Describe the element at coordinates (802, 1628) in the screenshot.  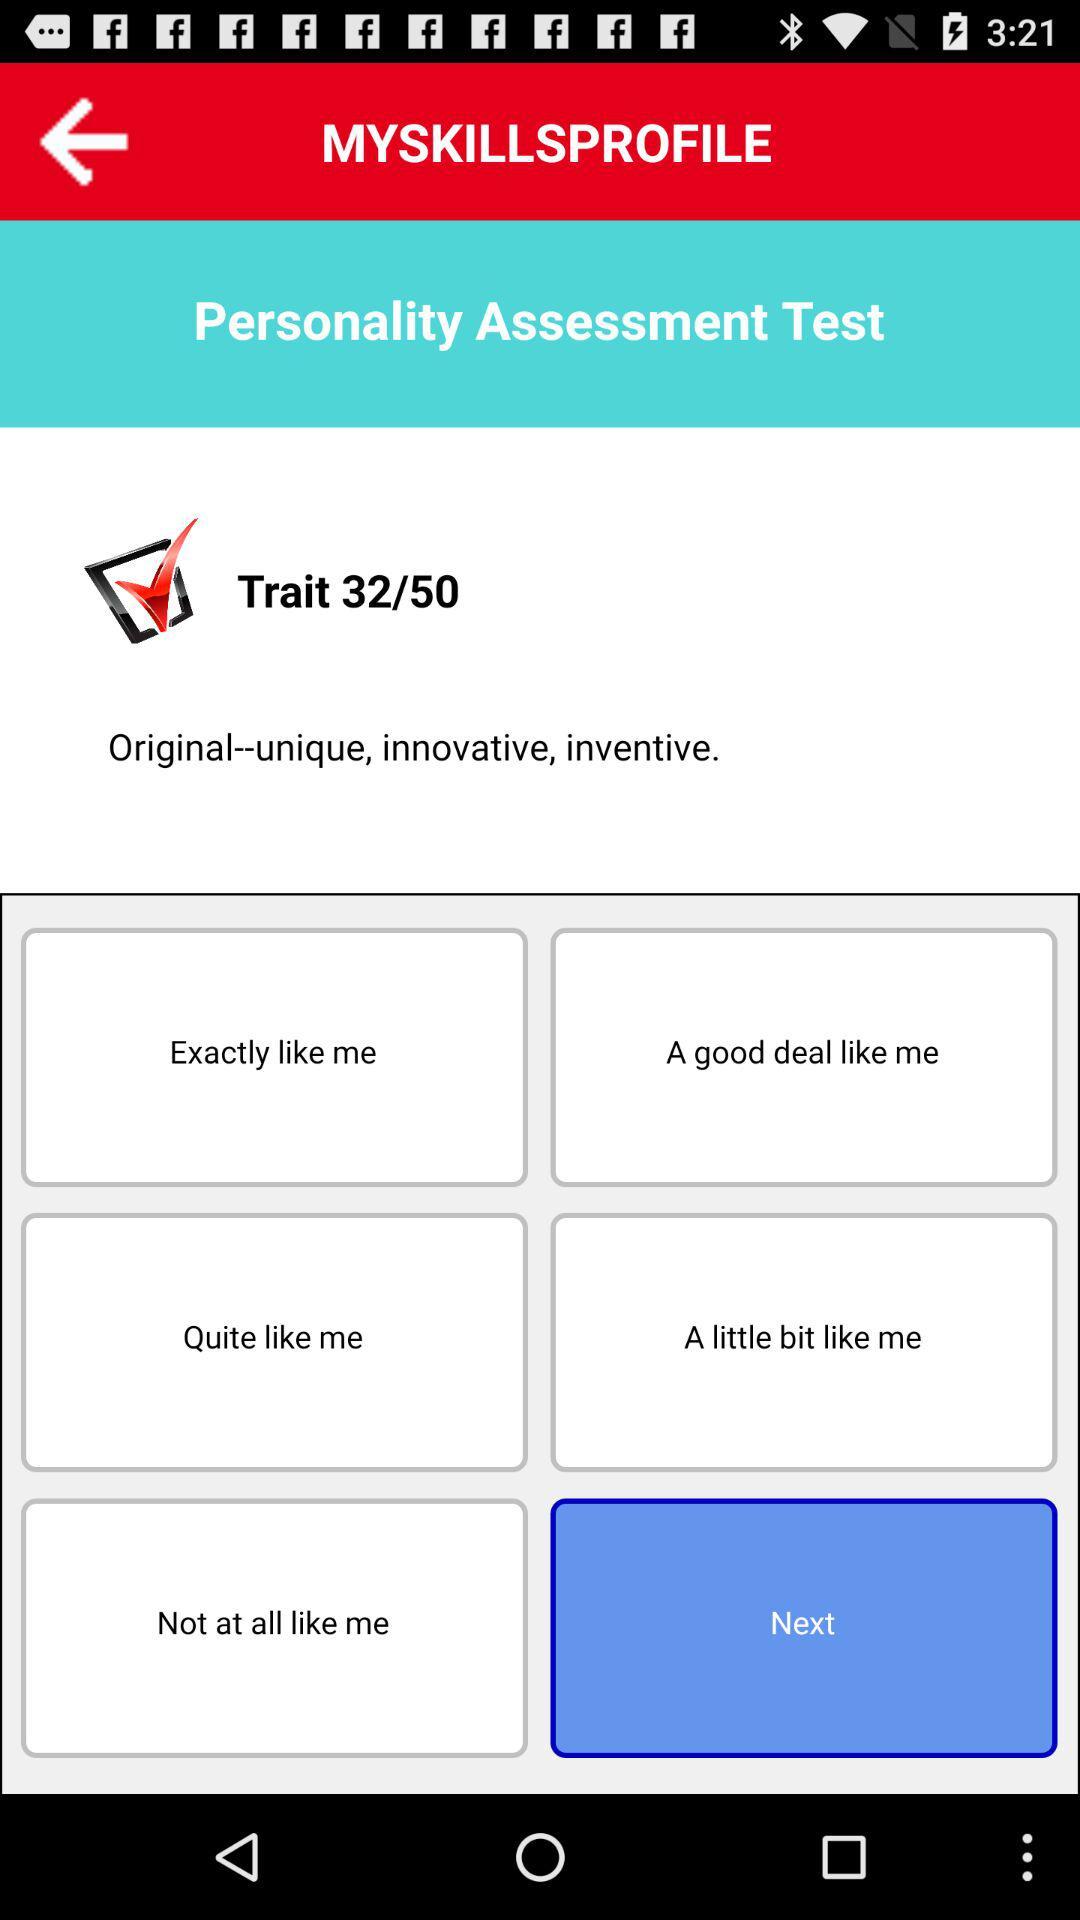
I see `the icon to the right of the not at all button` at that location.